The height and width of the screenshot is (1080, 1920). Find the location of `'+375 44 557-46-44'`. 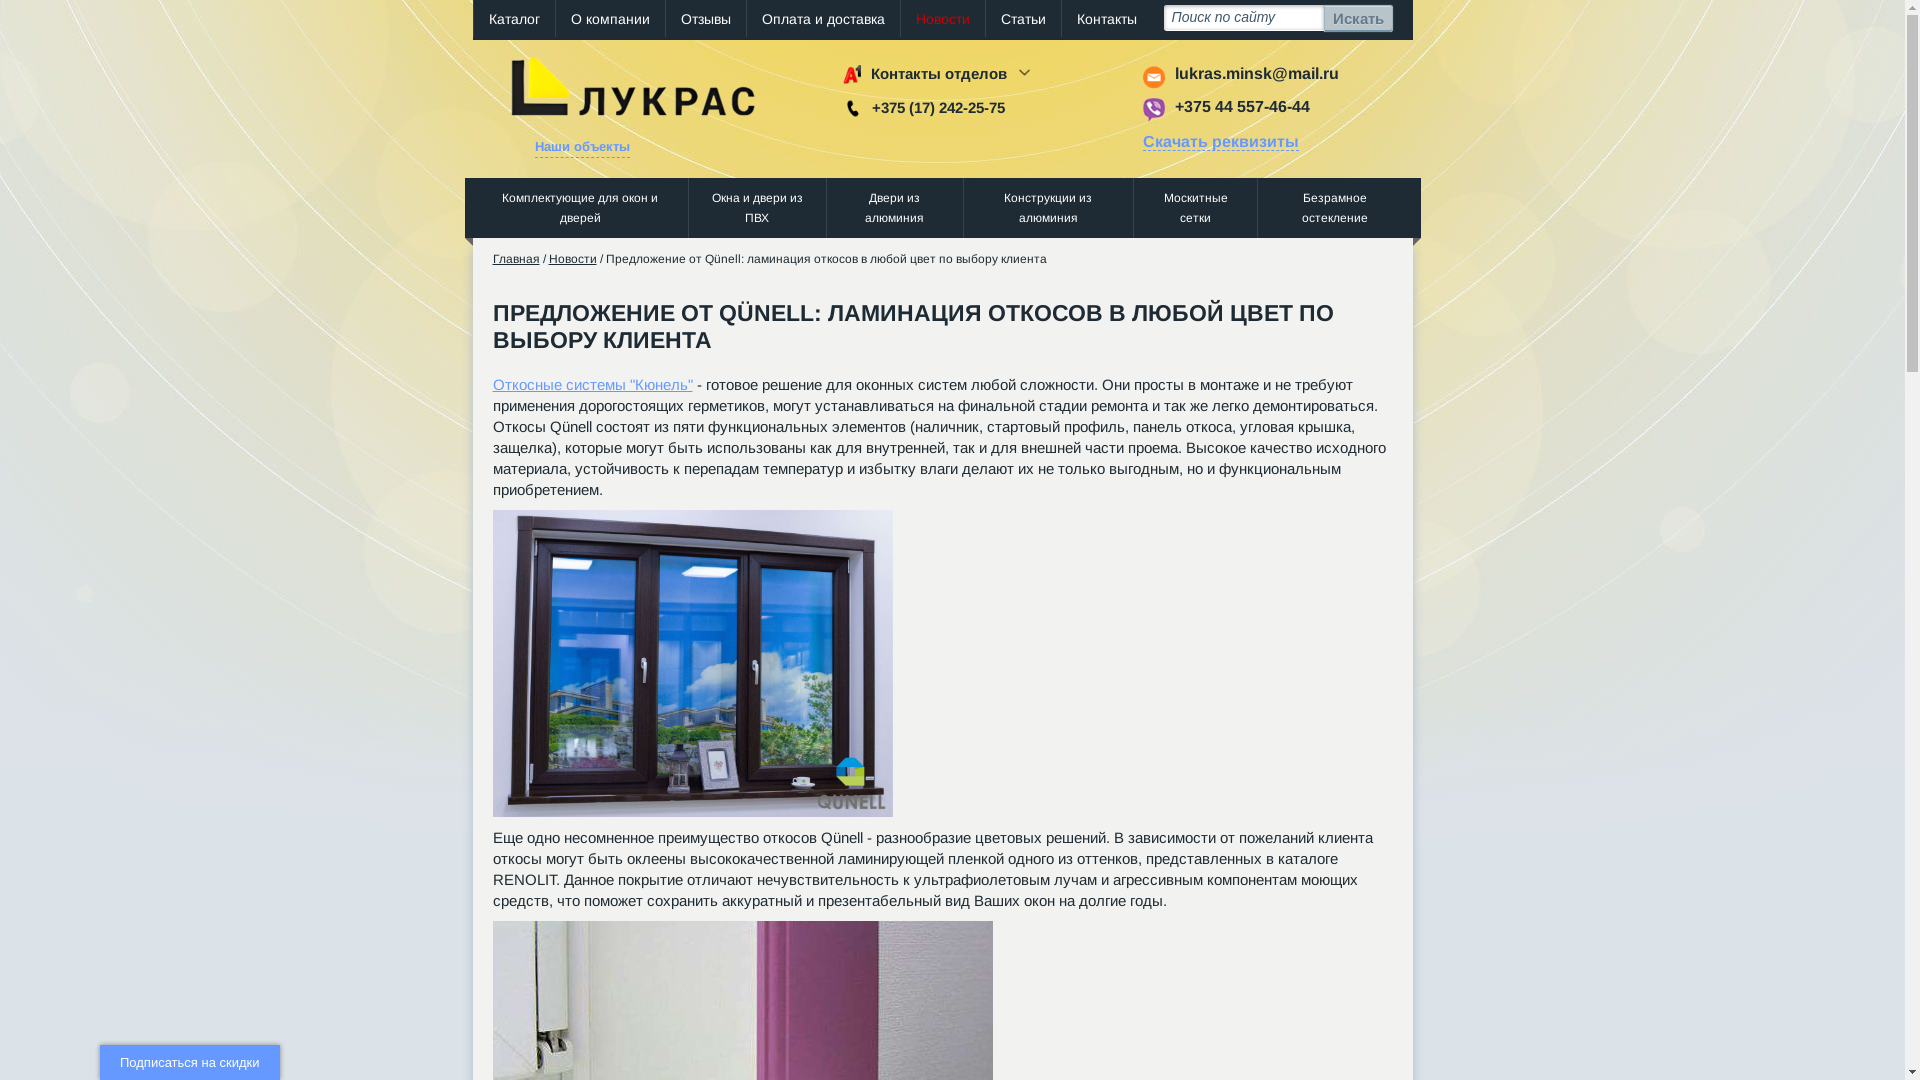

'+375 44 557-46-44' is located at coordinates (1240, 106).